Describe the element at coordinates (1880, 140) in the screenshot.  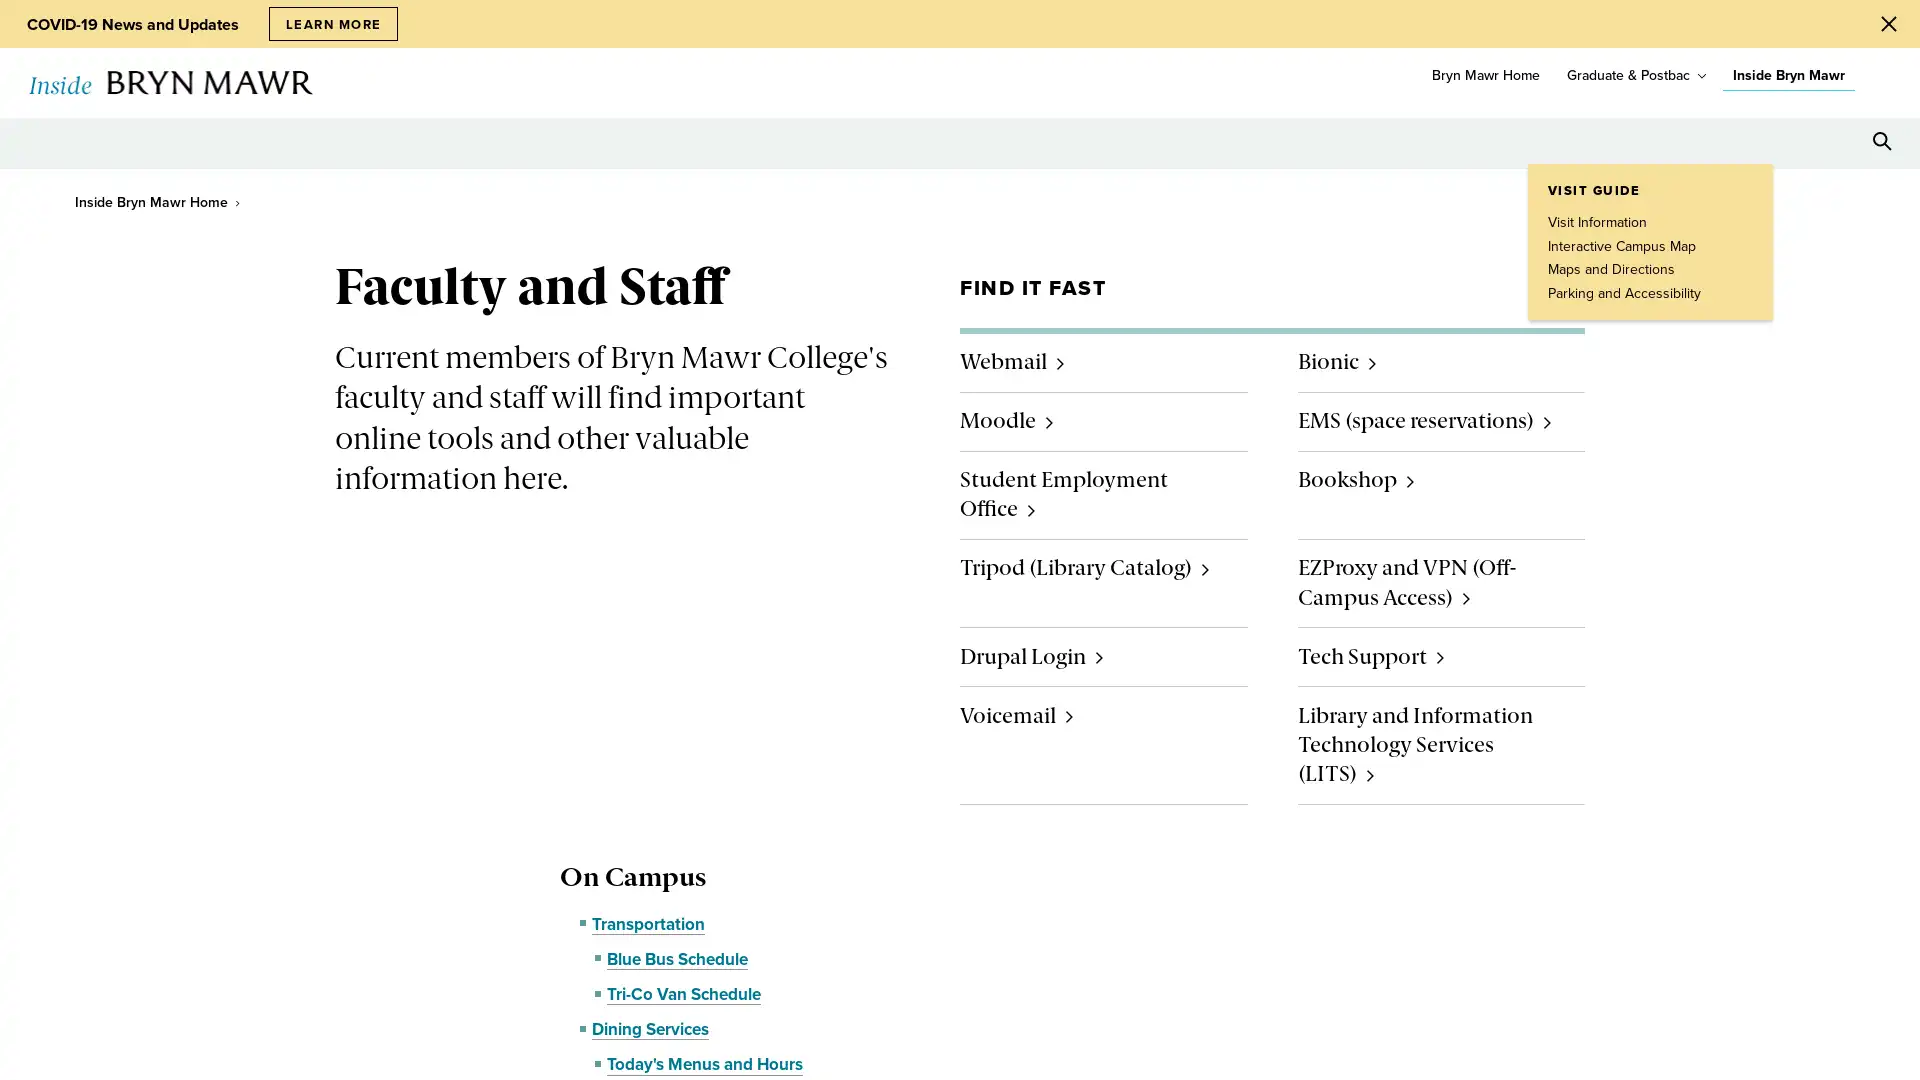
I see `Search` at that location.